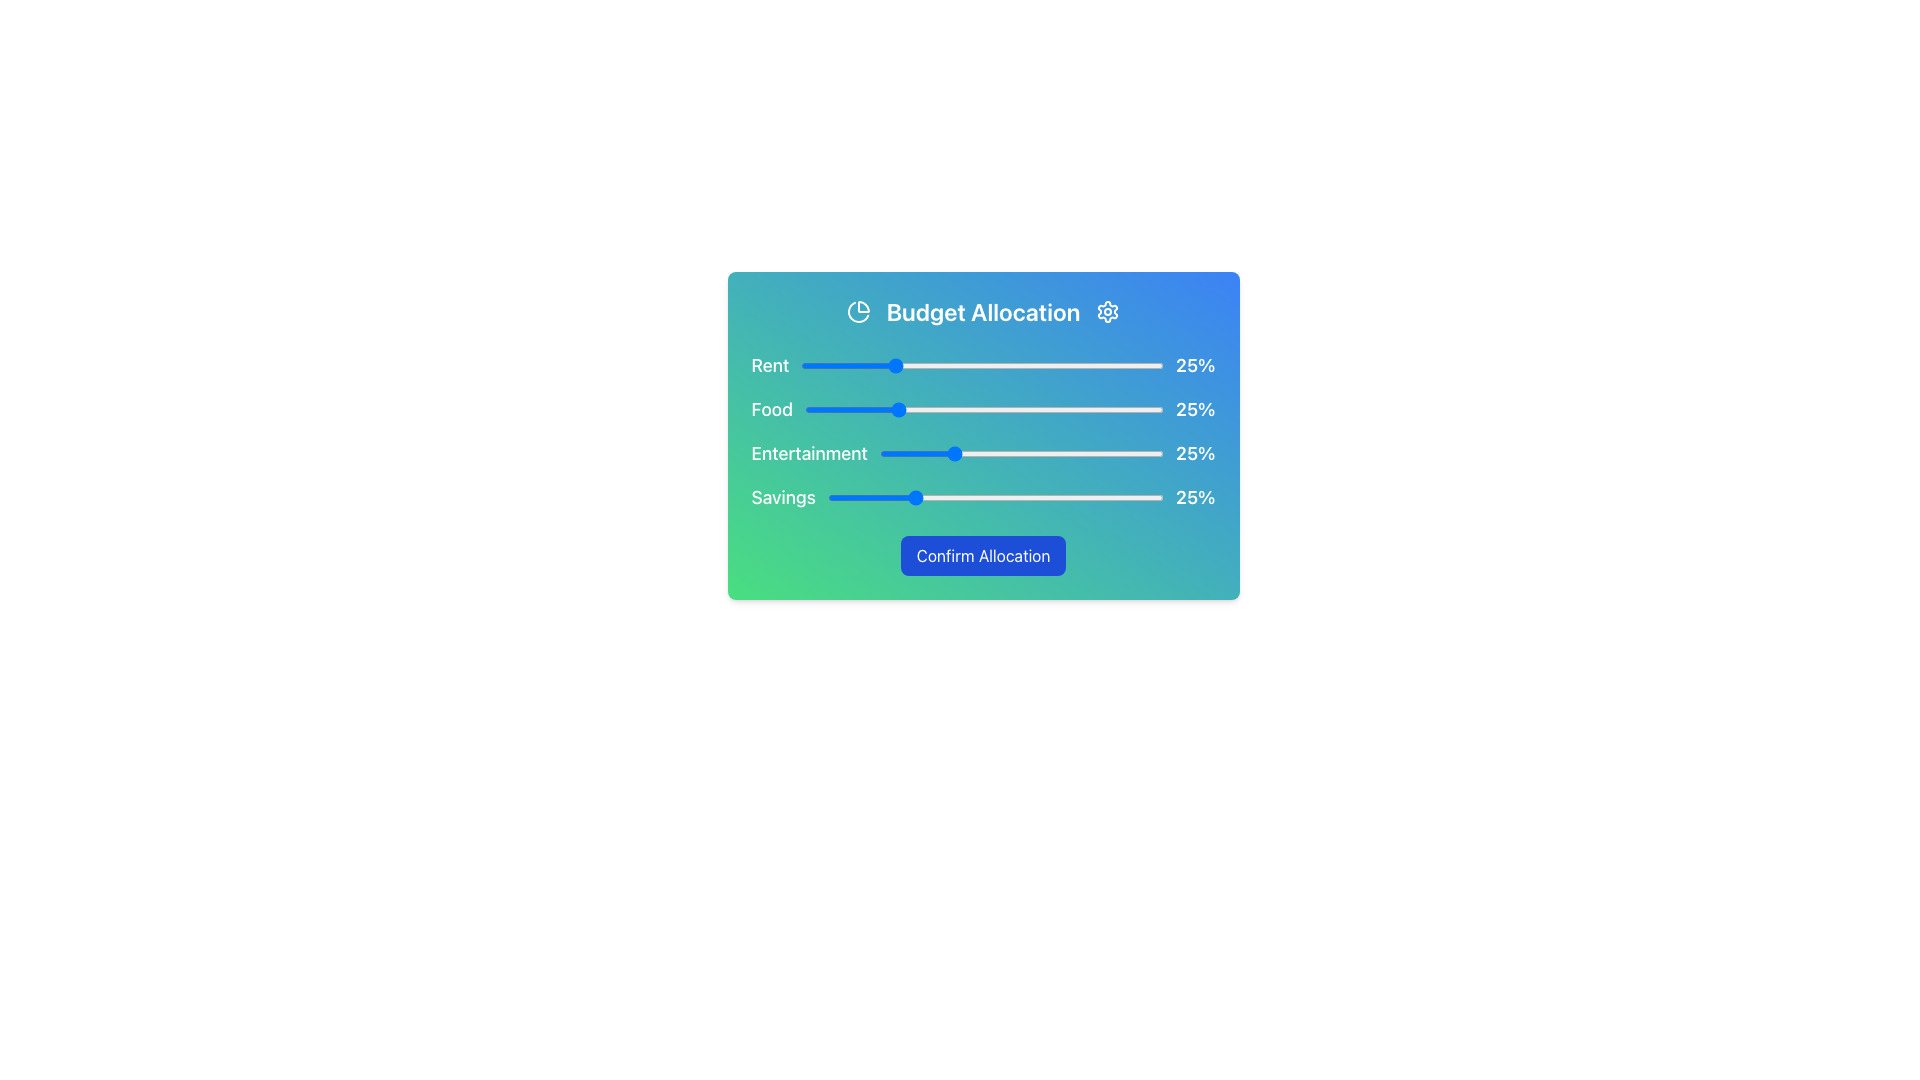 The height and width of the screenshot is (1080, 1920). Describe the element at coordinates (984, 408) in the screenshot. I see `the Food allocation slider` at that location.